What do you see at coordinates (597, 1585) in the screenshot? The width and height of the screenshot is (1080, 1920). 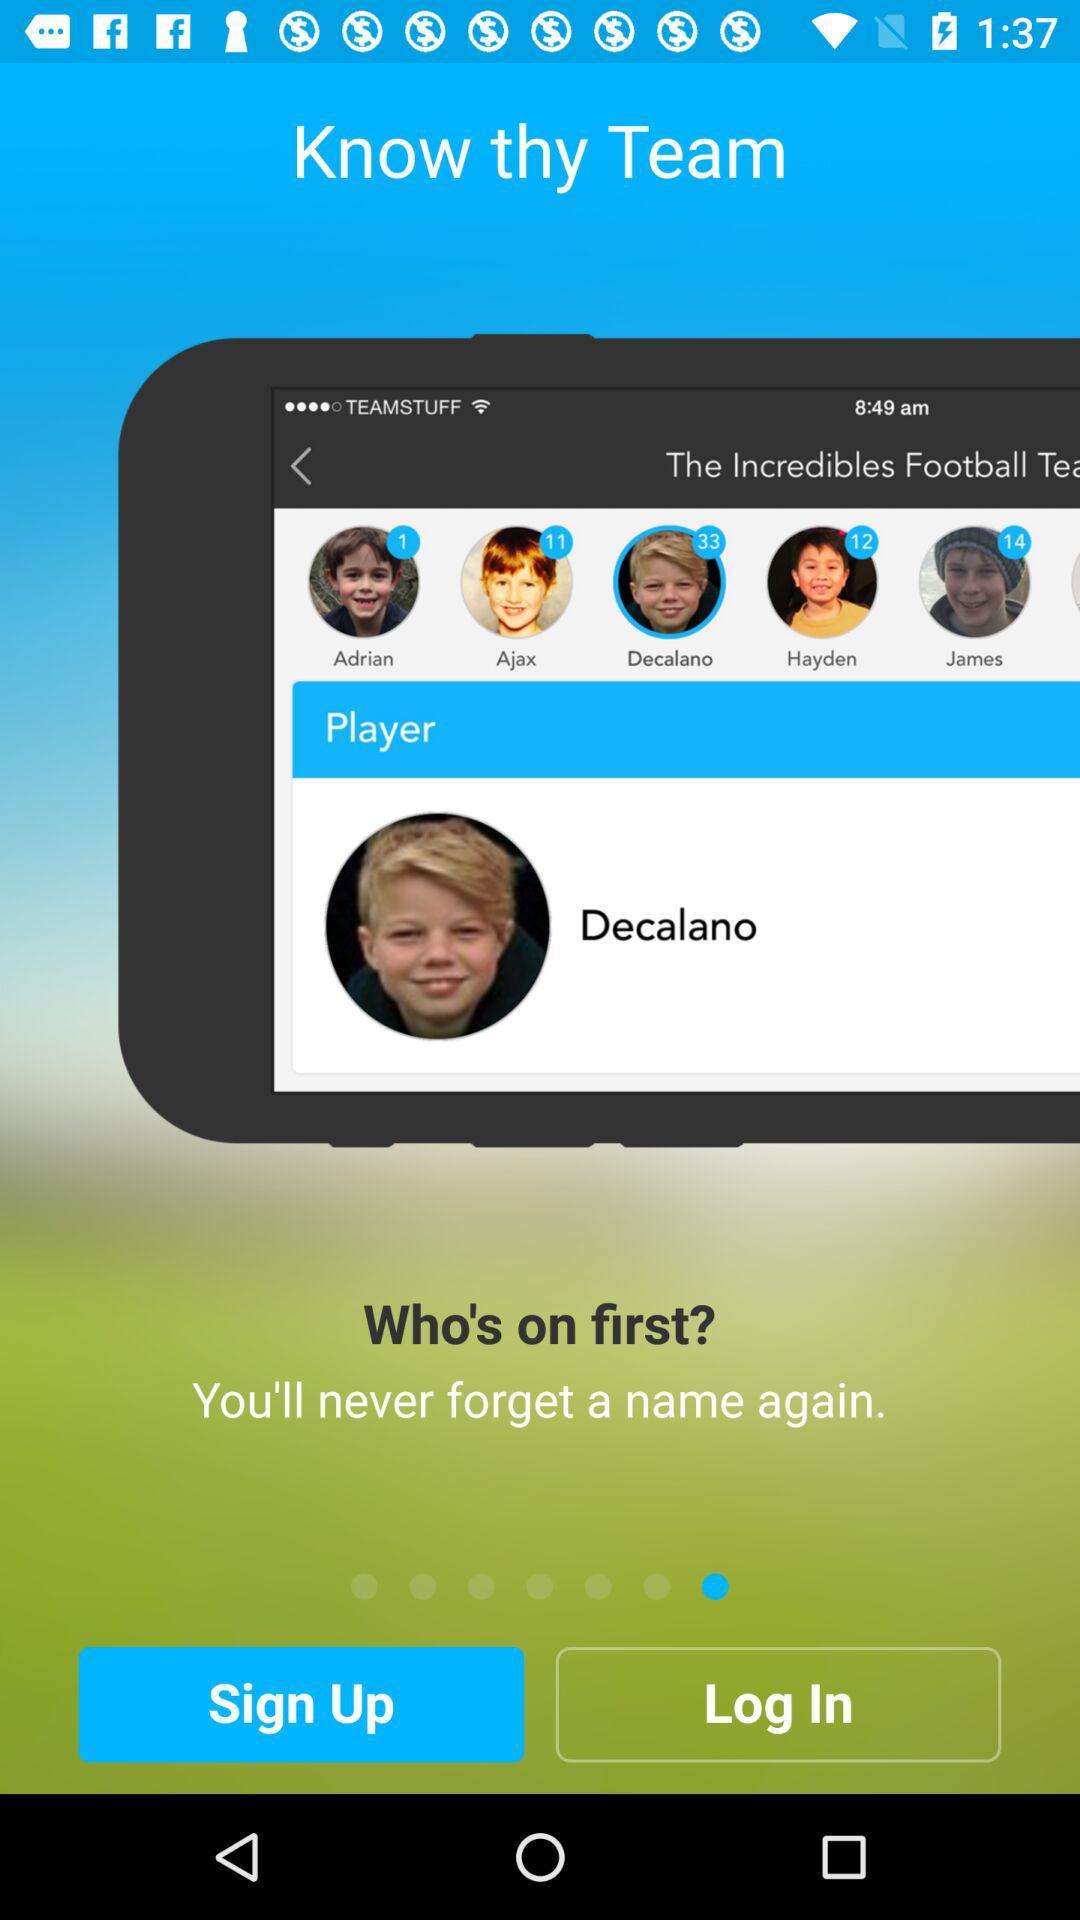 I see `how many taks have been completed` at bounding box center [597, 1585].